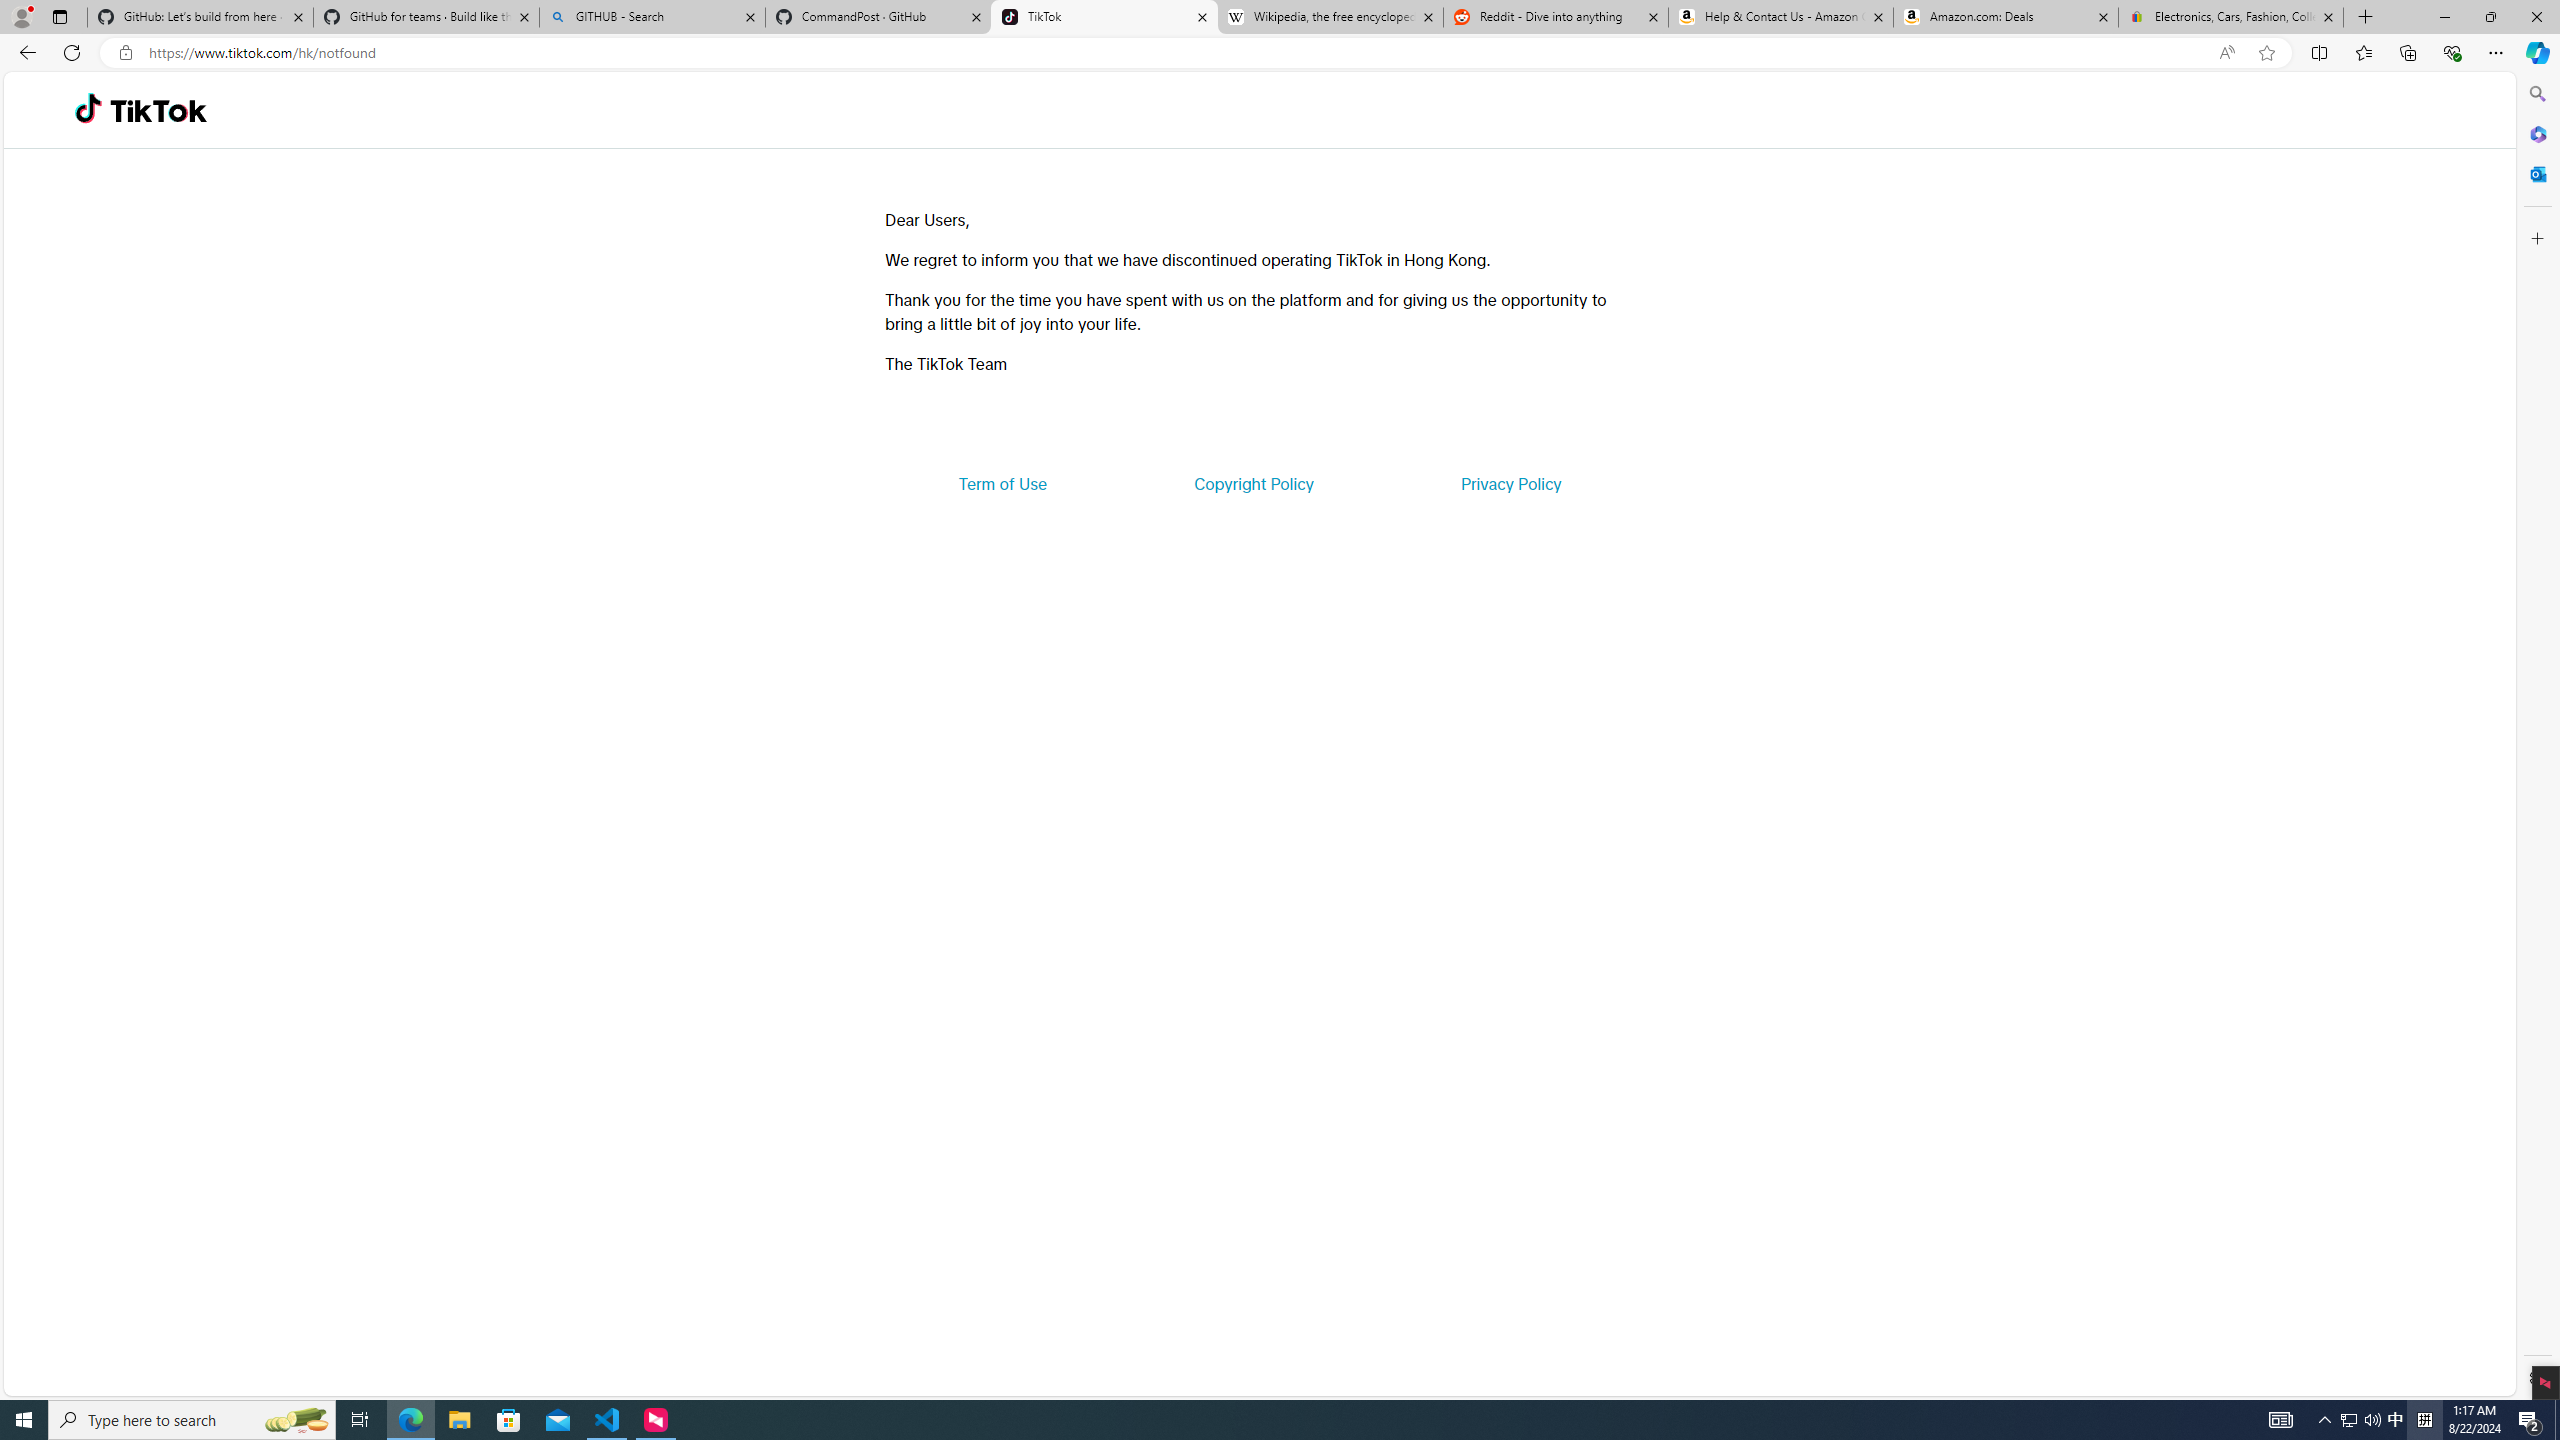  I want to click on 'Privacy Policy', so click(1509, 482).